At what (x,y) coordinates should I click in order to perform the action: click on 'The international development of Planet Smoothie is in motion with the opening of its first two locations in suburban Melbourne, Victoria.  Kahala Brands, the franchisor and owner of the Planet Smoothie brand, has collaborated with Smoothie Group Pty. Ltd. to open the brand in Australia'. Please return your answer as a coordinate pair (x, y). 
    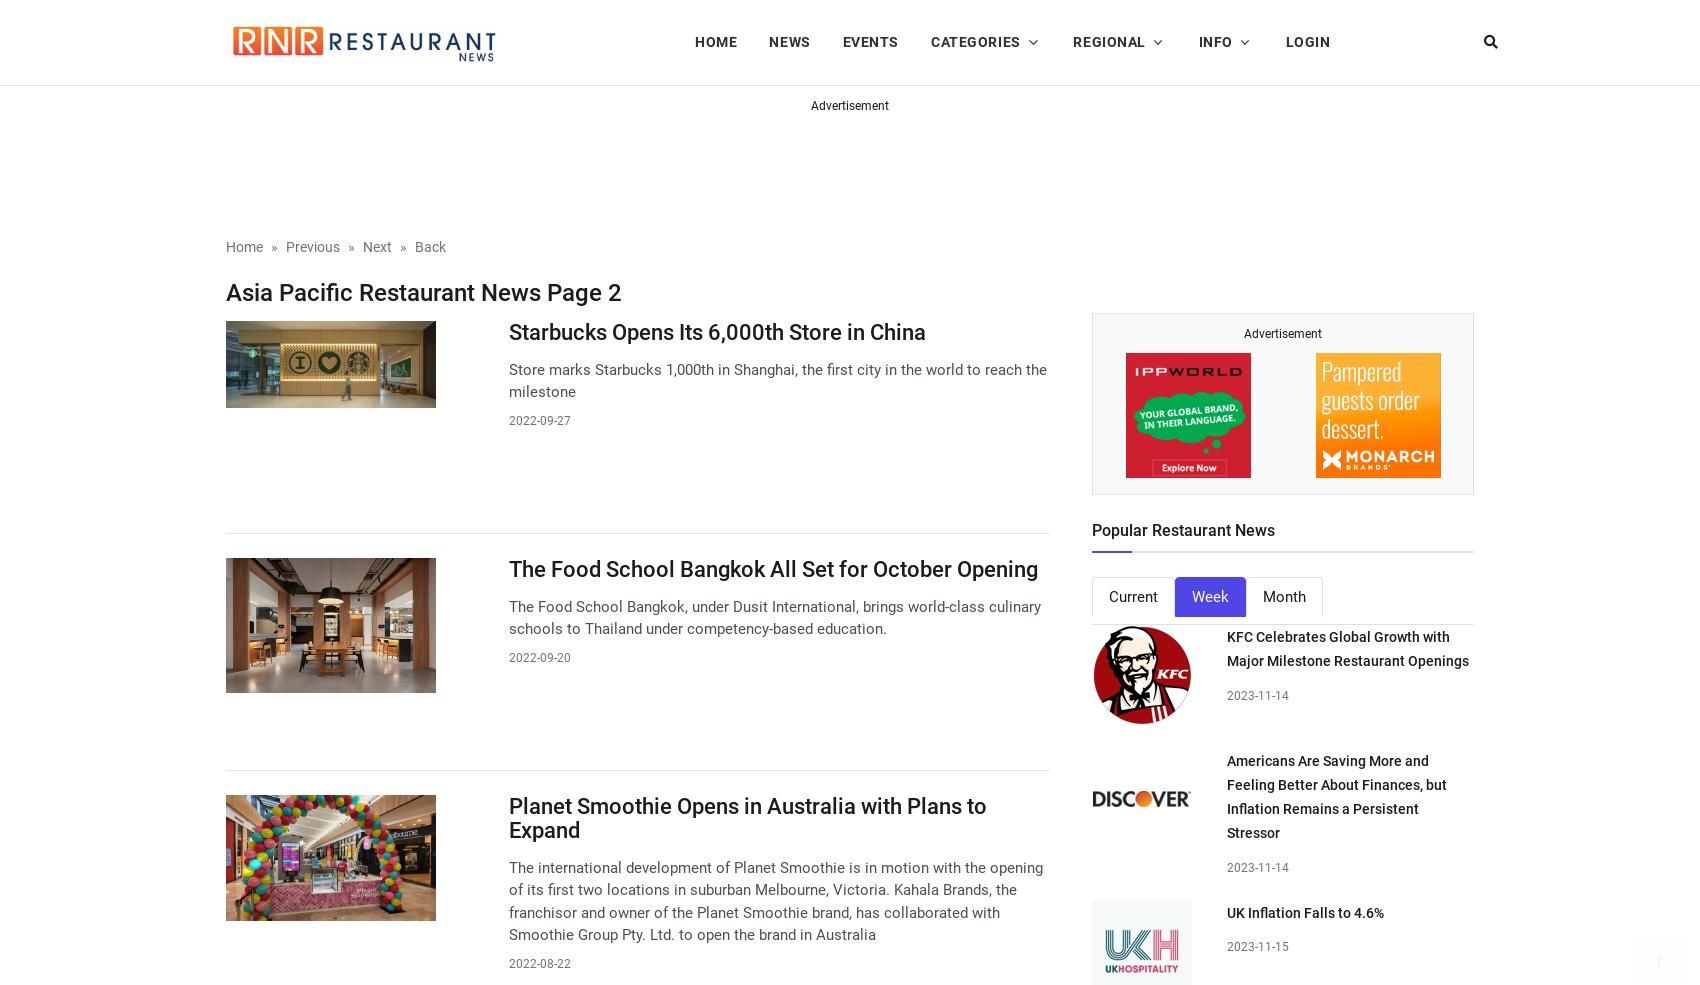
    Looking at the image, I should click on (774, 900).